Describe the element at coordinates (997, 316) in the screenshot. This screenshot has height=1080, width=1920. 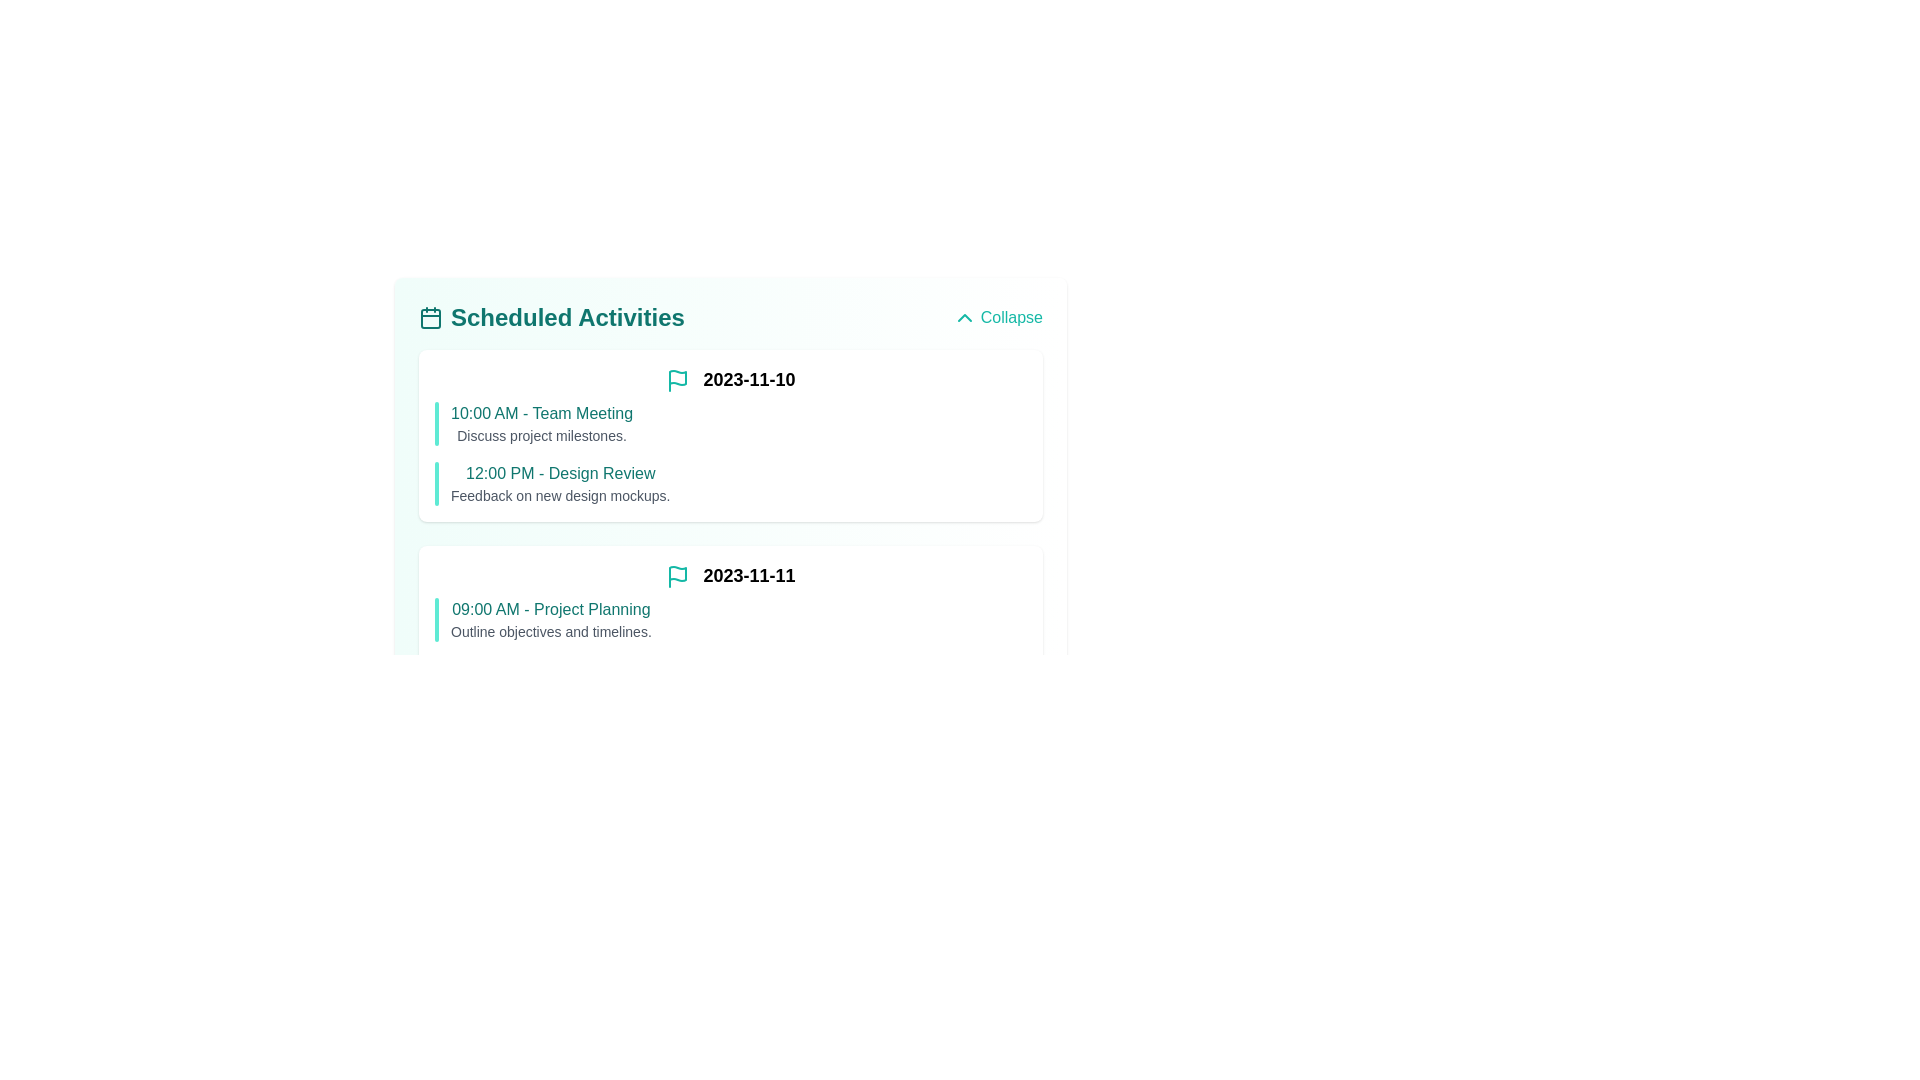
I see `the collapsible toggle button for the 'Scheduled Activities' section` at that location.